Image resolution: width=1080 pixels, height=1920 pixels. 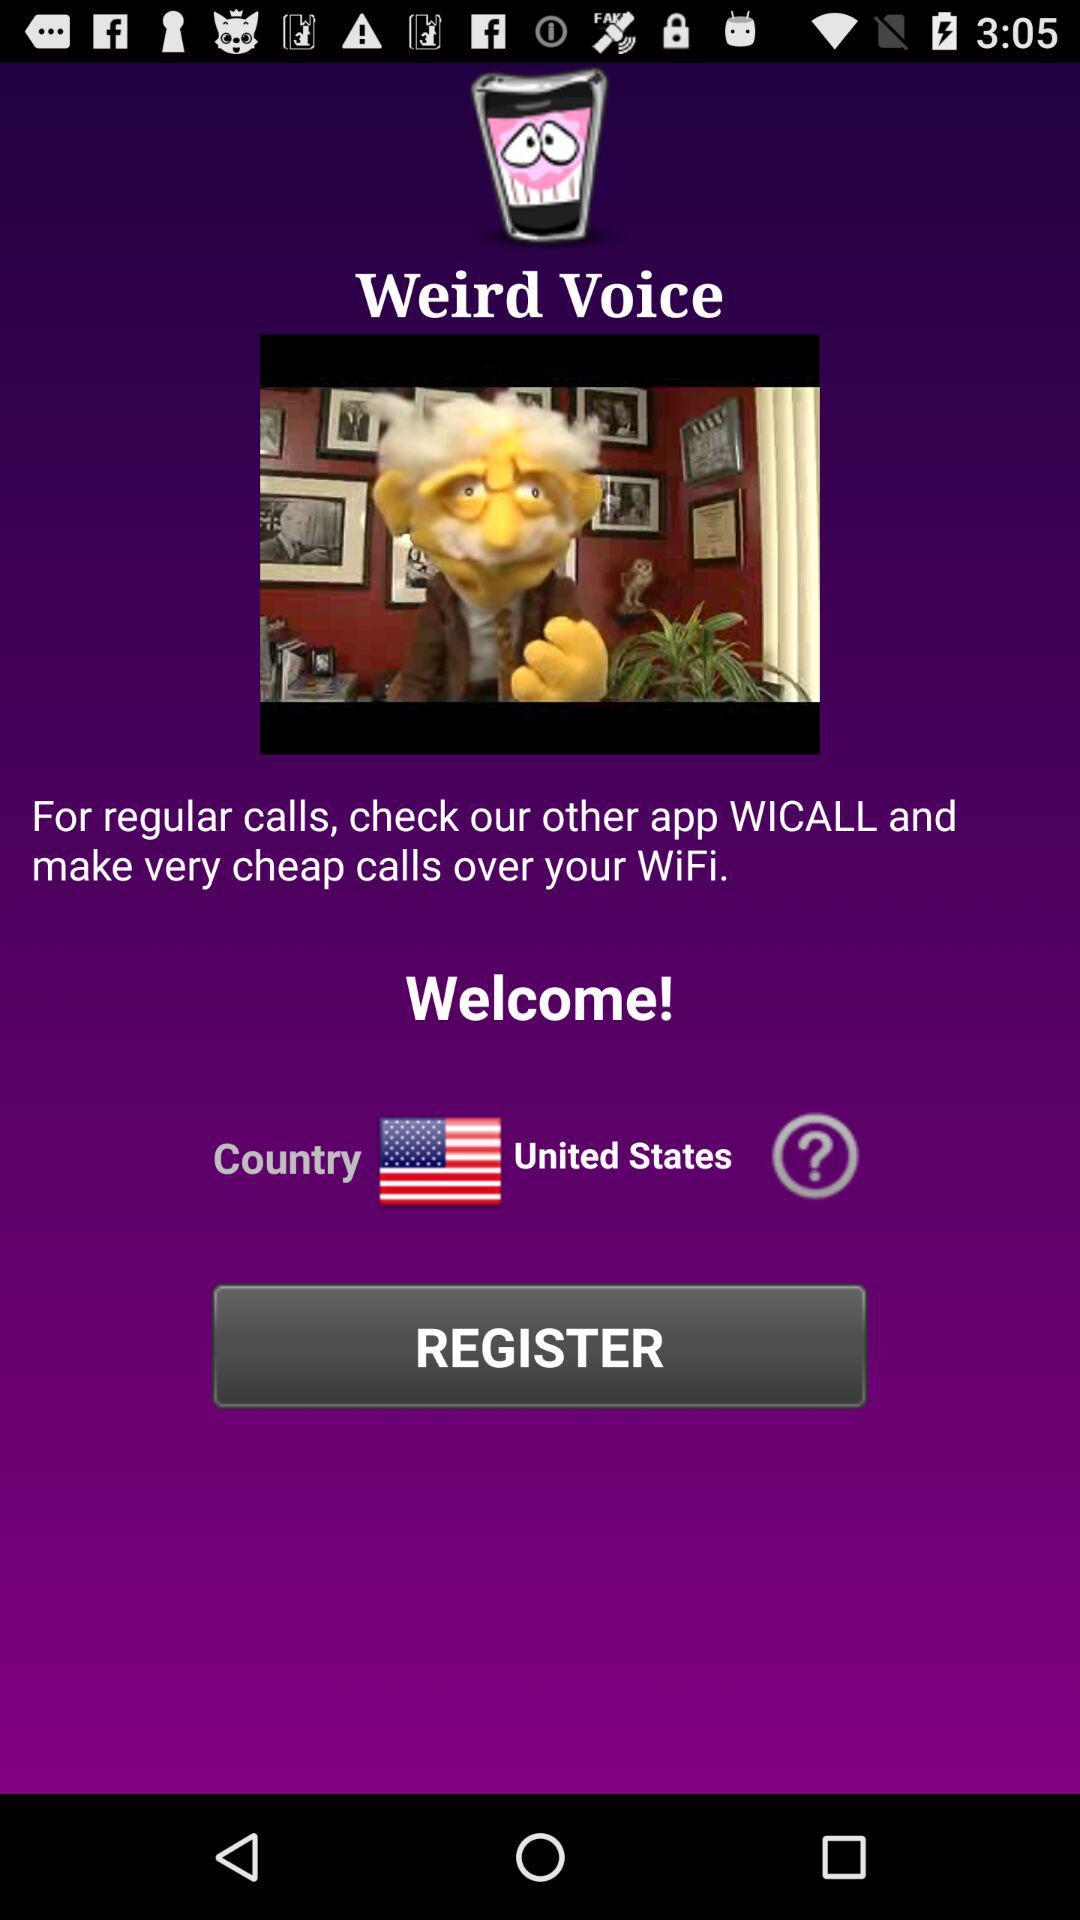 What do you see at coordinates (815, 1237) in the screenshot?
I see `the help icon` at bounding box center [815, 1237].